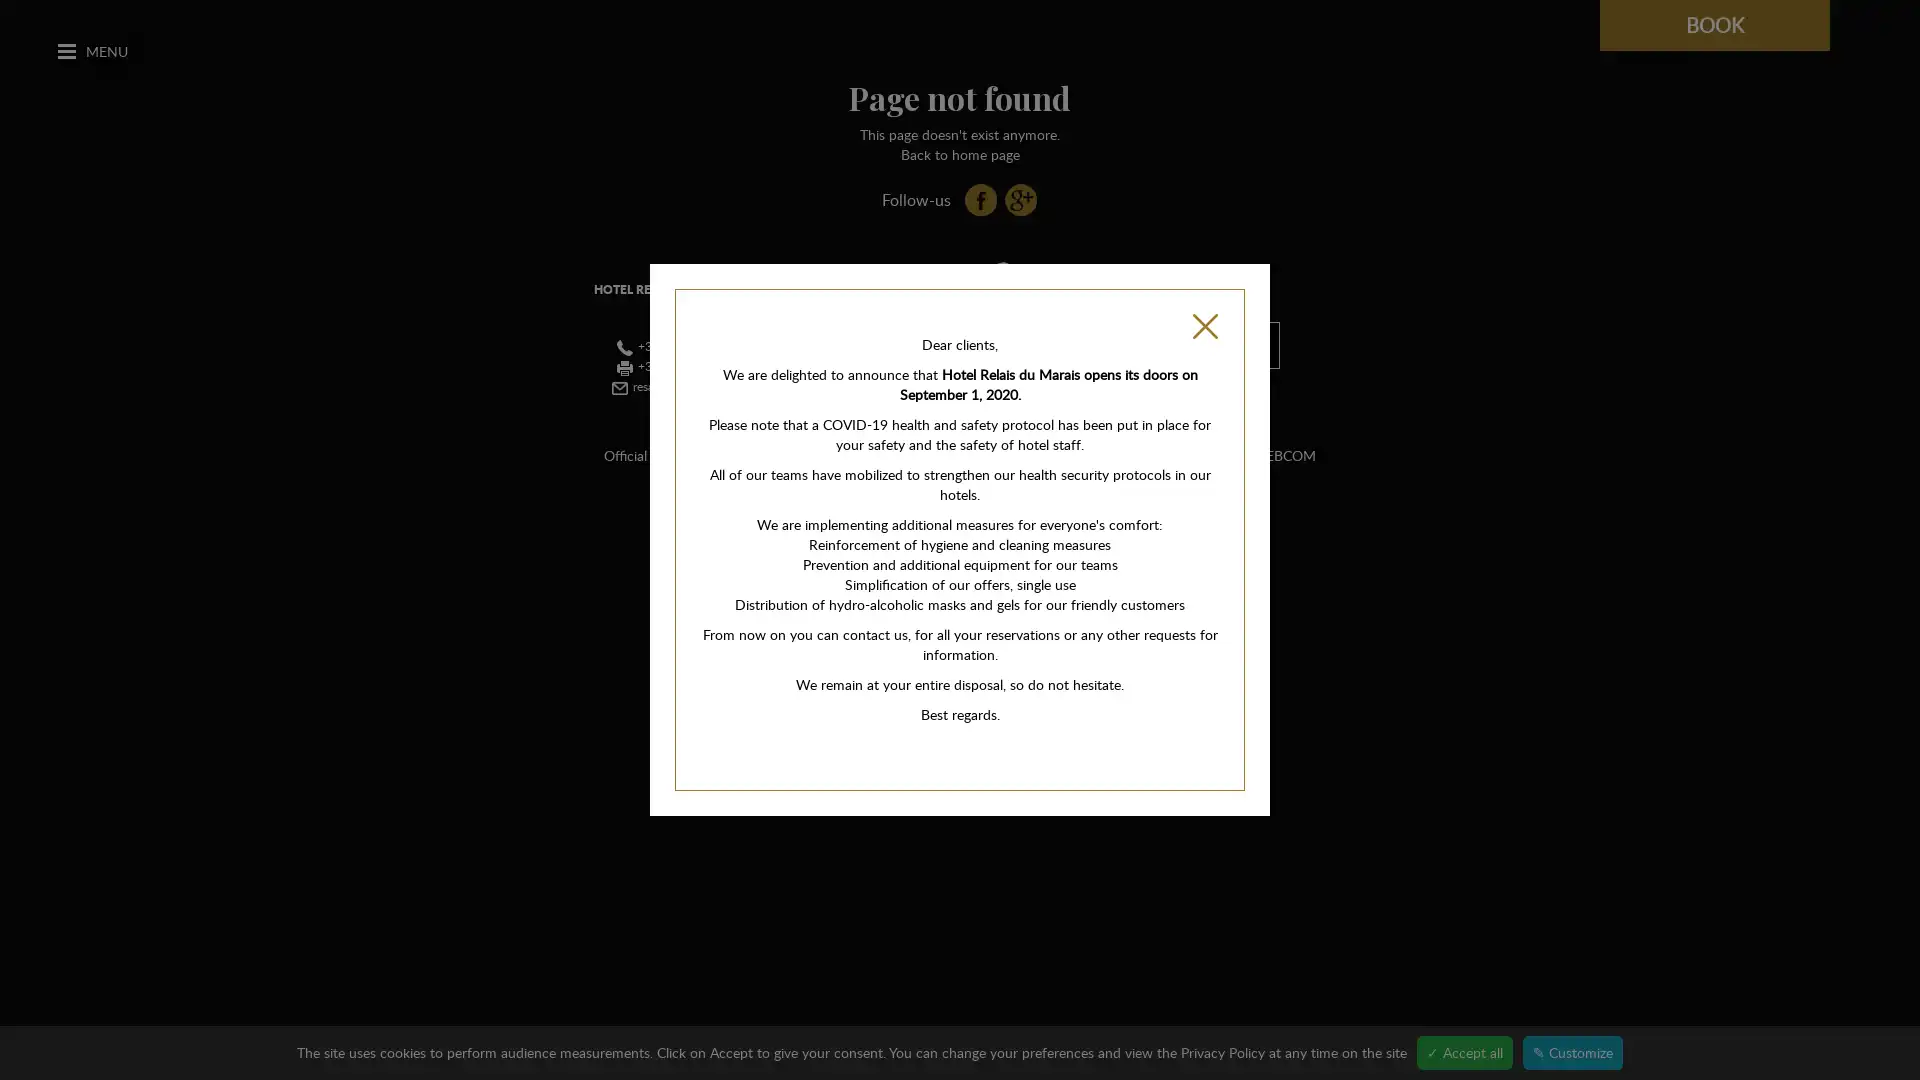  Describe the element at coordinates (1572, 1052) in the screenshot. I see `Customize` at that location.